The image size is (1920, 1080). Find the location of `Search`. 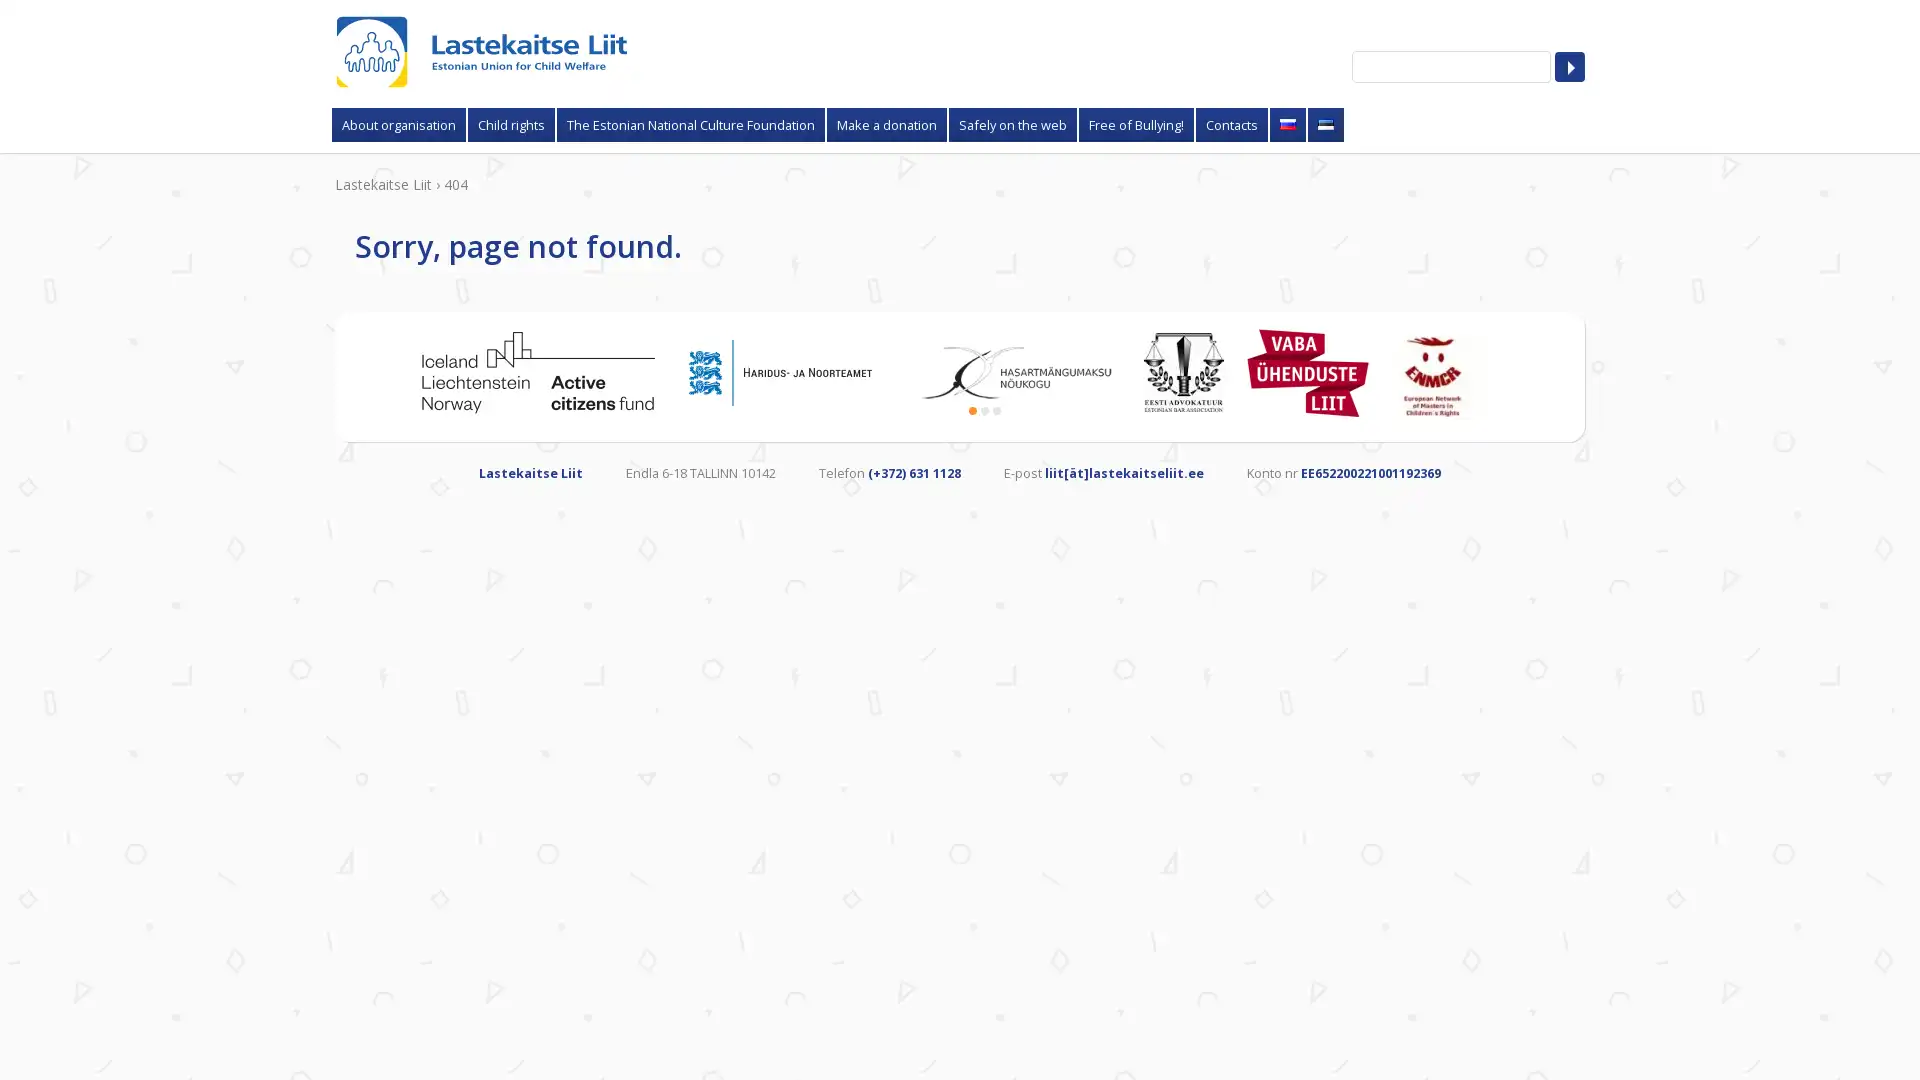

Search is located at coordinates (1568, 65).